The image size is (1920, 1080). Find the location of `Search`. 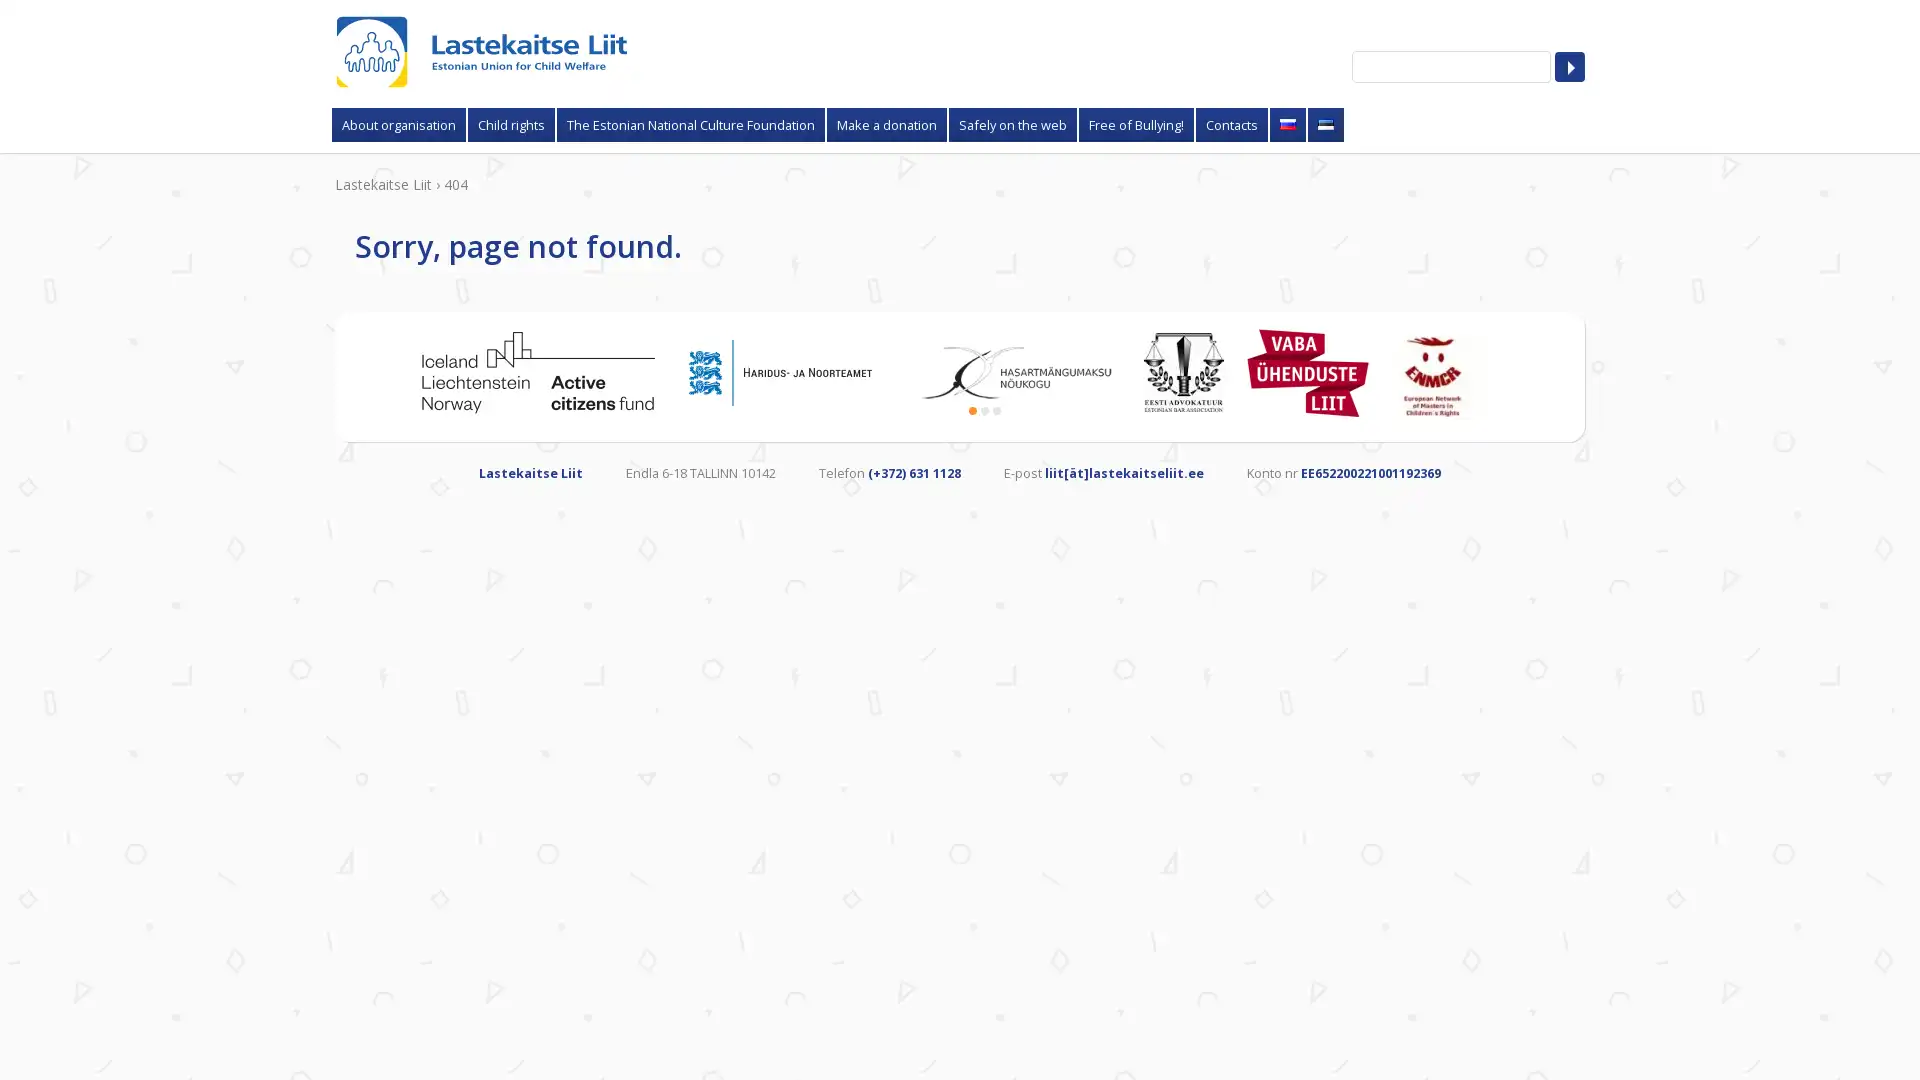

Search is located at coordinates (1568, 65).